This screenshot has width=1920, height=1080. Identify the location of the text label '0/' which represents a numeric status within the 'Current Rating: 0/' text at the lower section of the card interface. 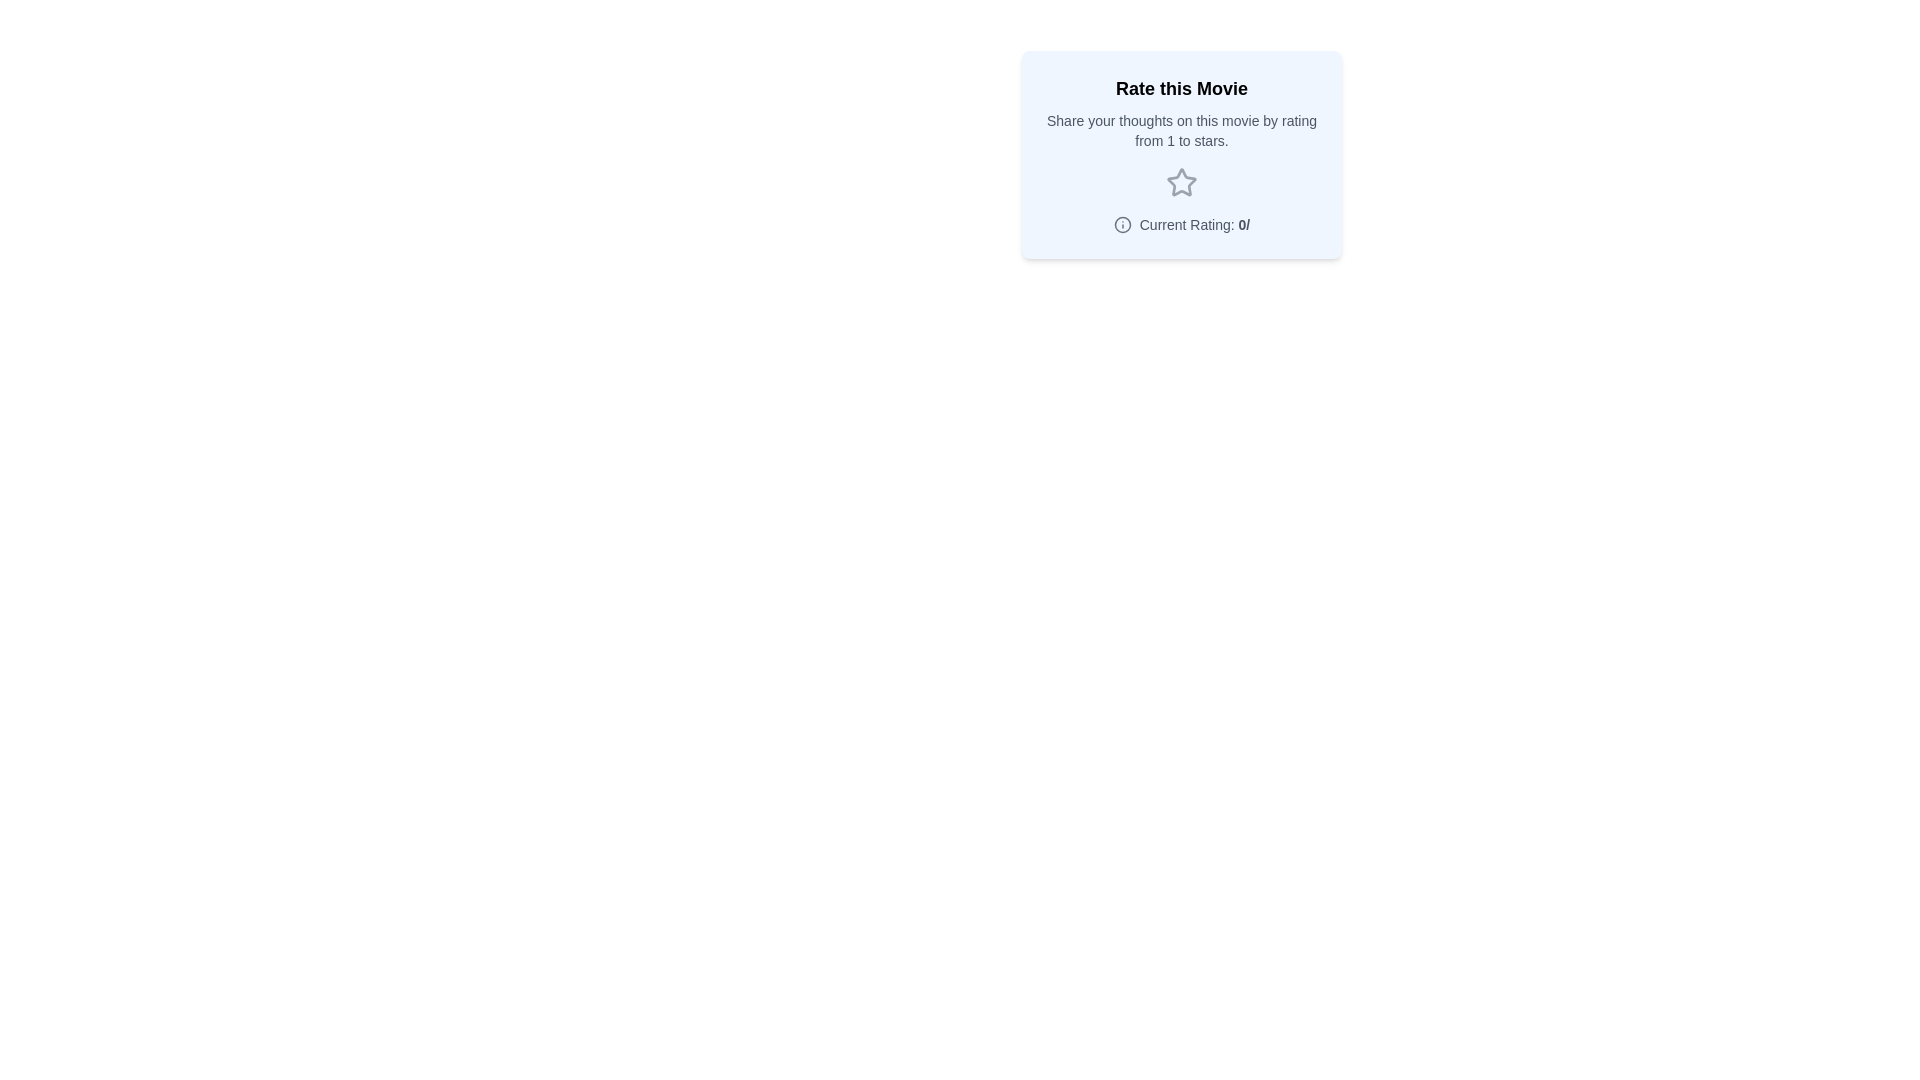
(1243, 224).